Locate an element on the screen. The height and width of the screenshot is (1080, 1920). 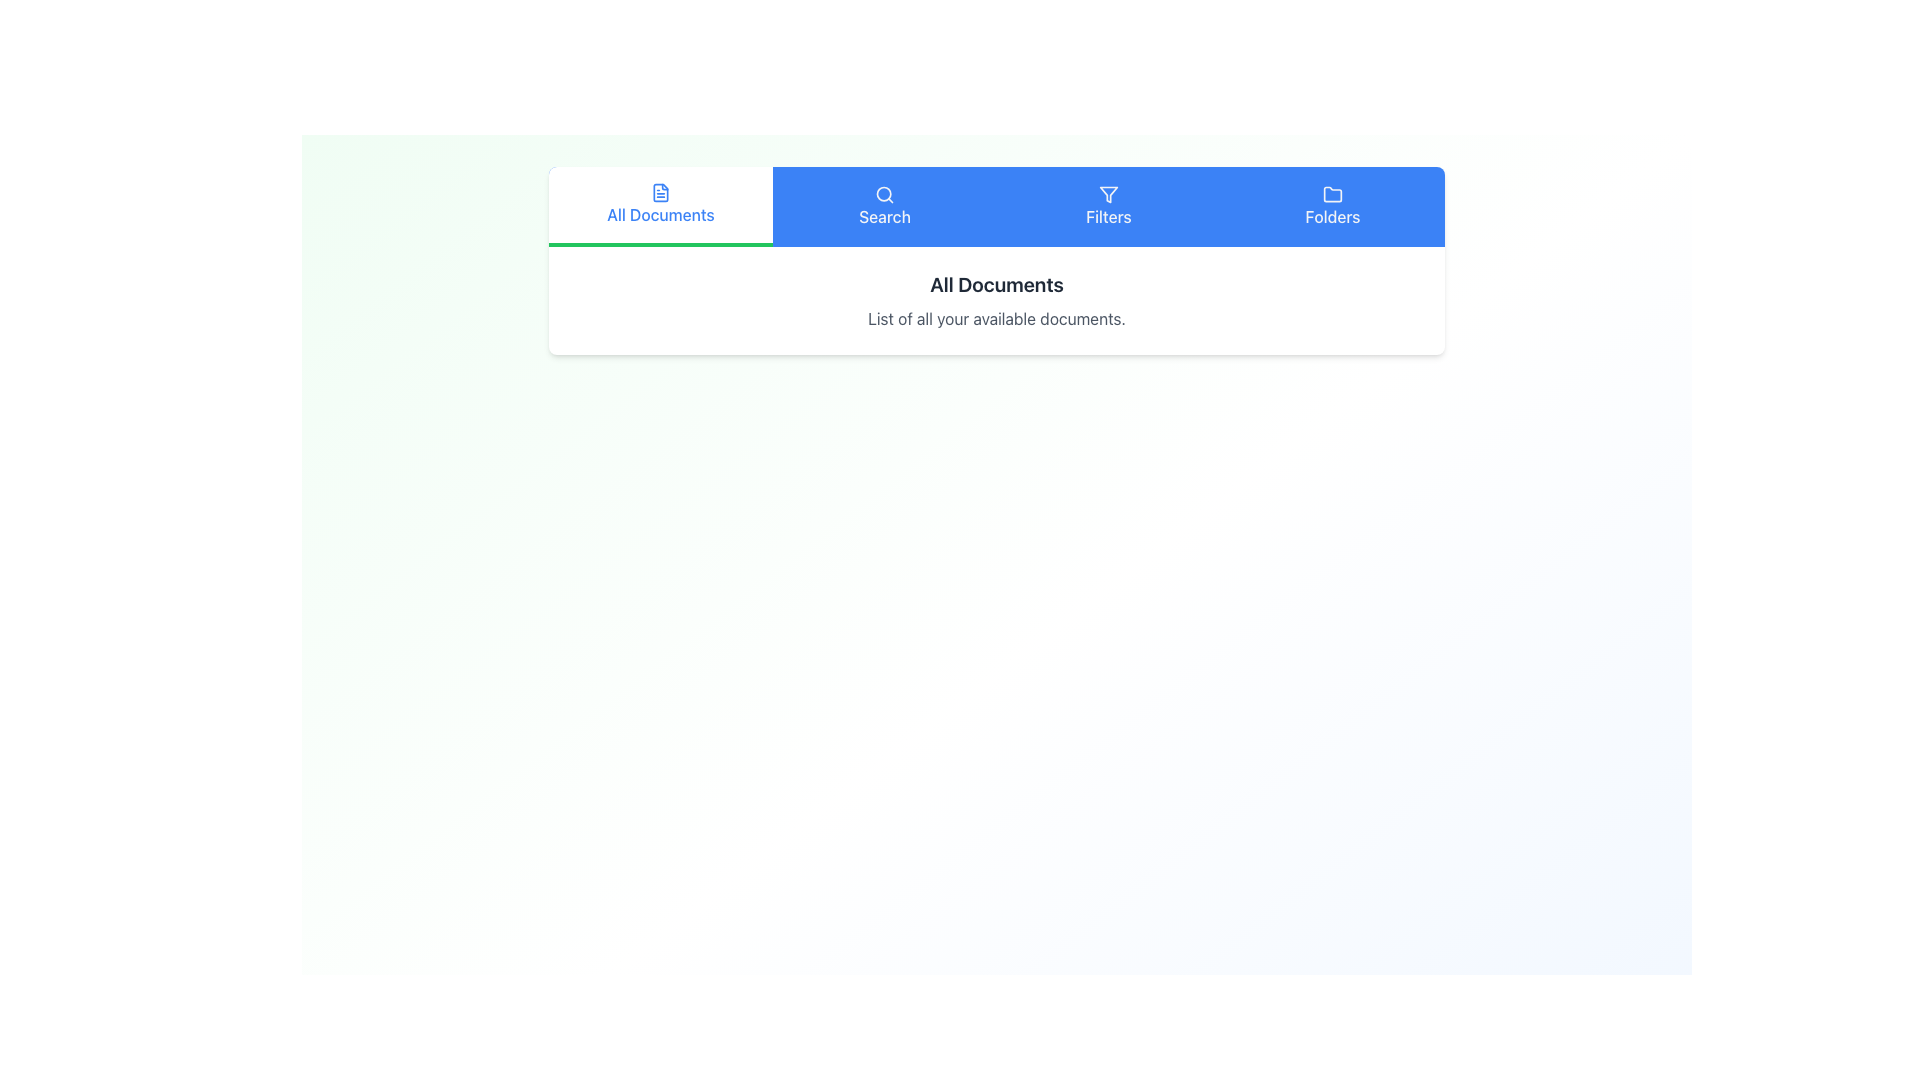
the Navigation Tab which contains a document icon above the text label 'All Documents' is located at coordinates (661, 204).